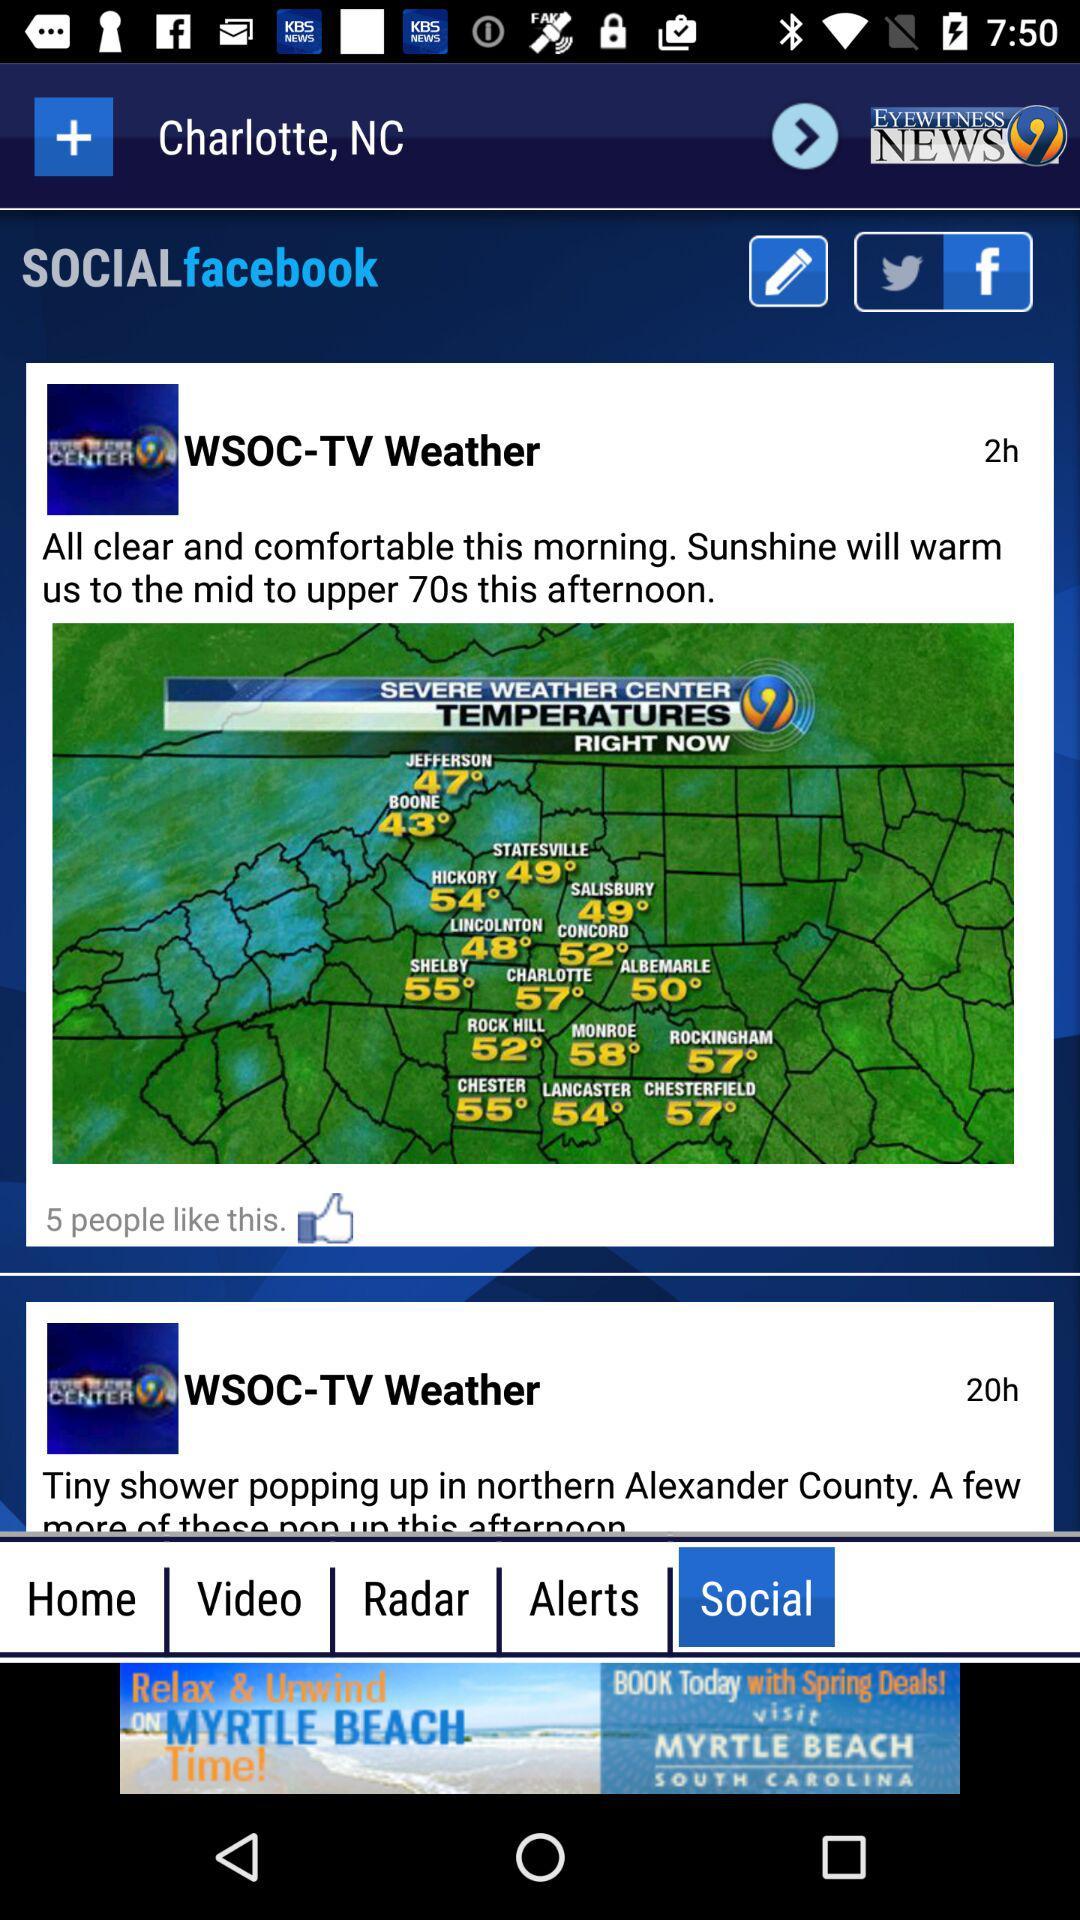 The height and width of the screenshot is (1920, 1080). What do you see at coordinates (72, 135) in the screenshot?
I see `more option` at bounding box center [72, 135].